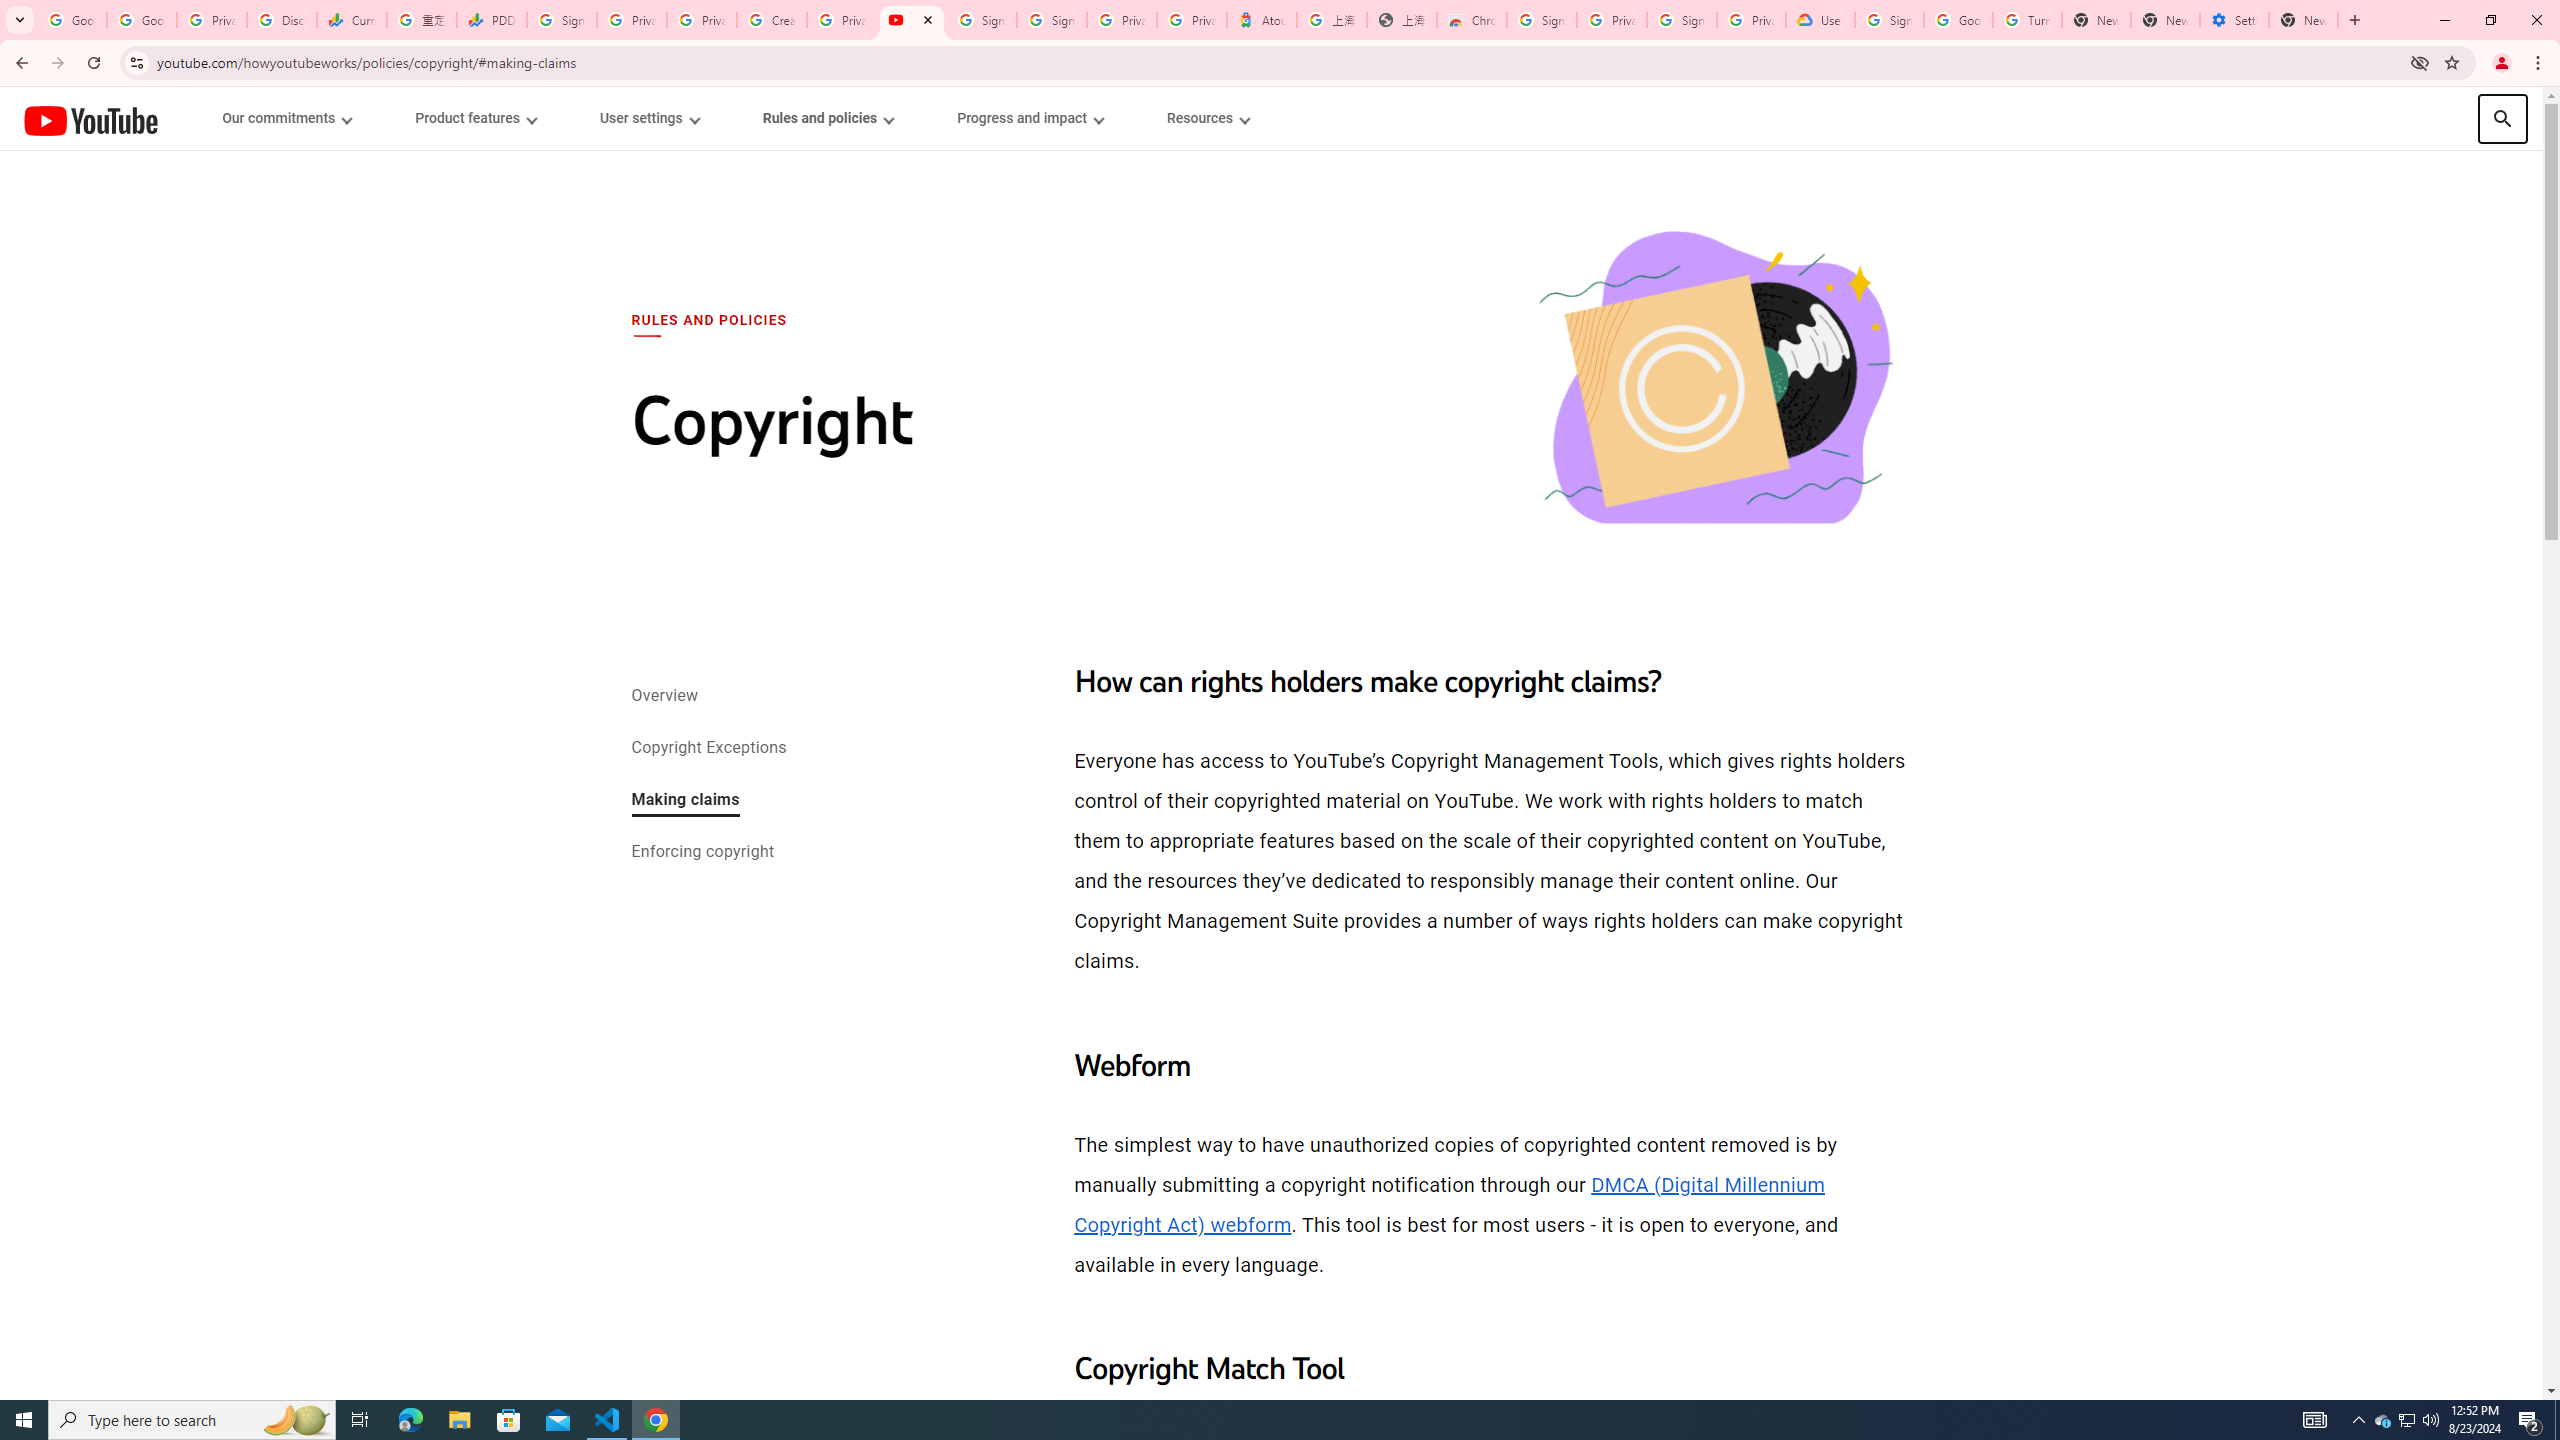  What do you see at coordinates (351, 19) in the screenshot?
I see `'Currencies - Google Finance'` at bounding box center [351, 19].